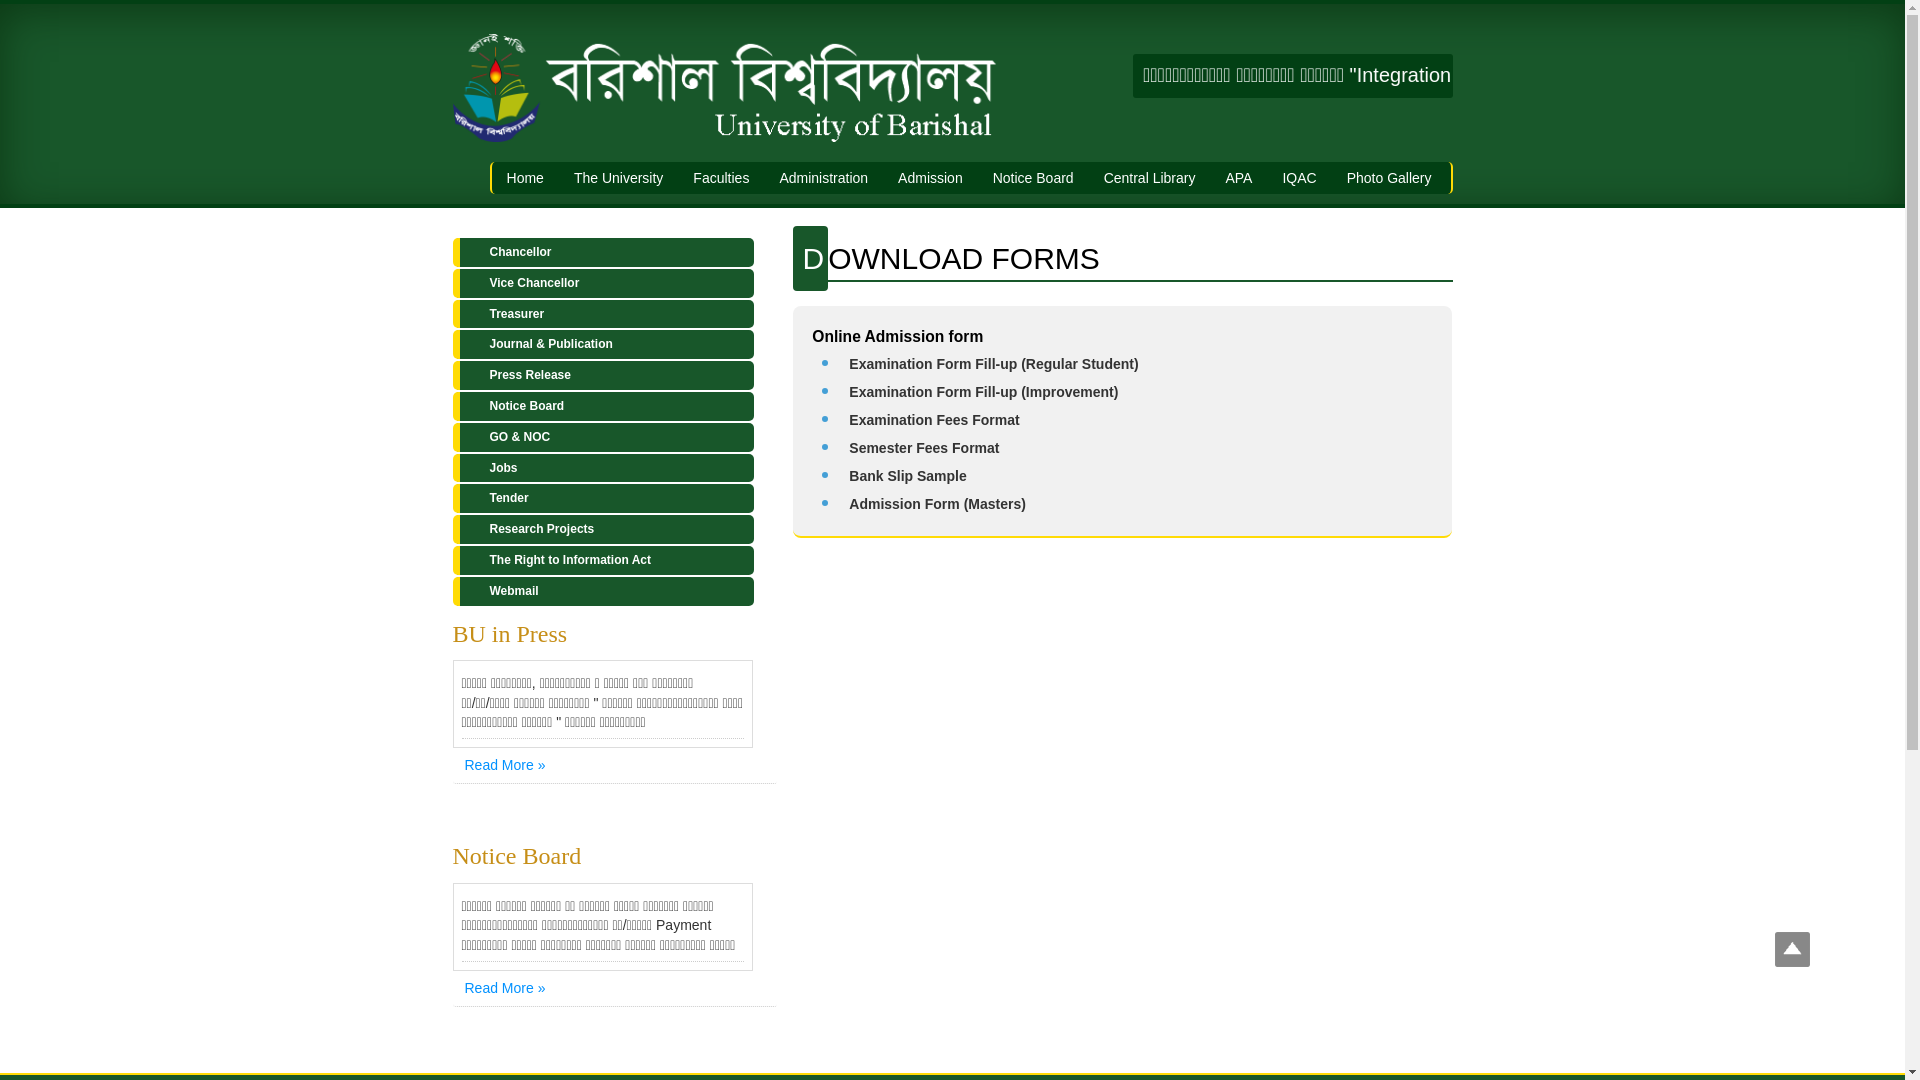 This screenshot has height=1080, width=1920. Describe the element at coordinates (983, 392) in the screenshot. I see `'Examination Form Fill-up (Improvement)'` at that location.